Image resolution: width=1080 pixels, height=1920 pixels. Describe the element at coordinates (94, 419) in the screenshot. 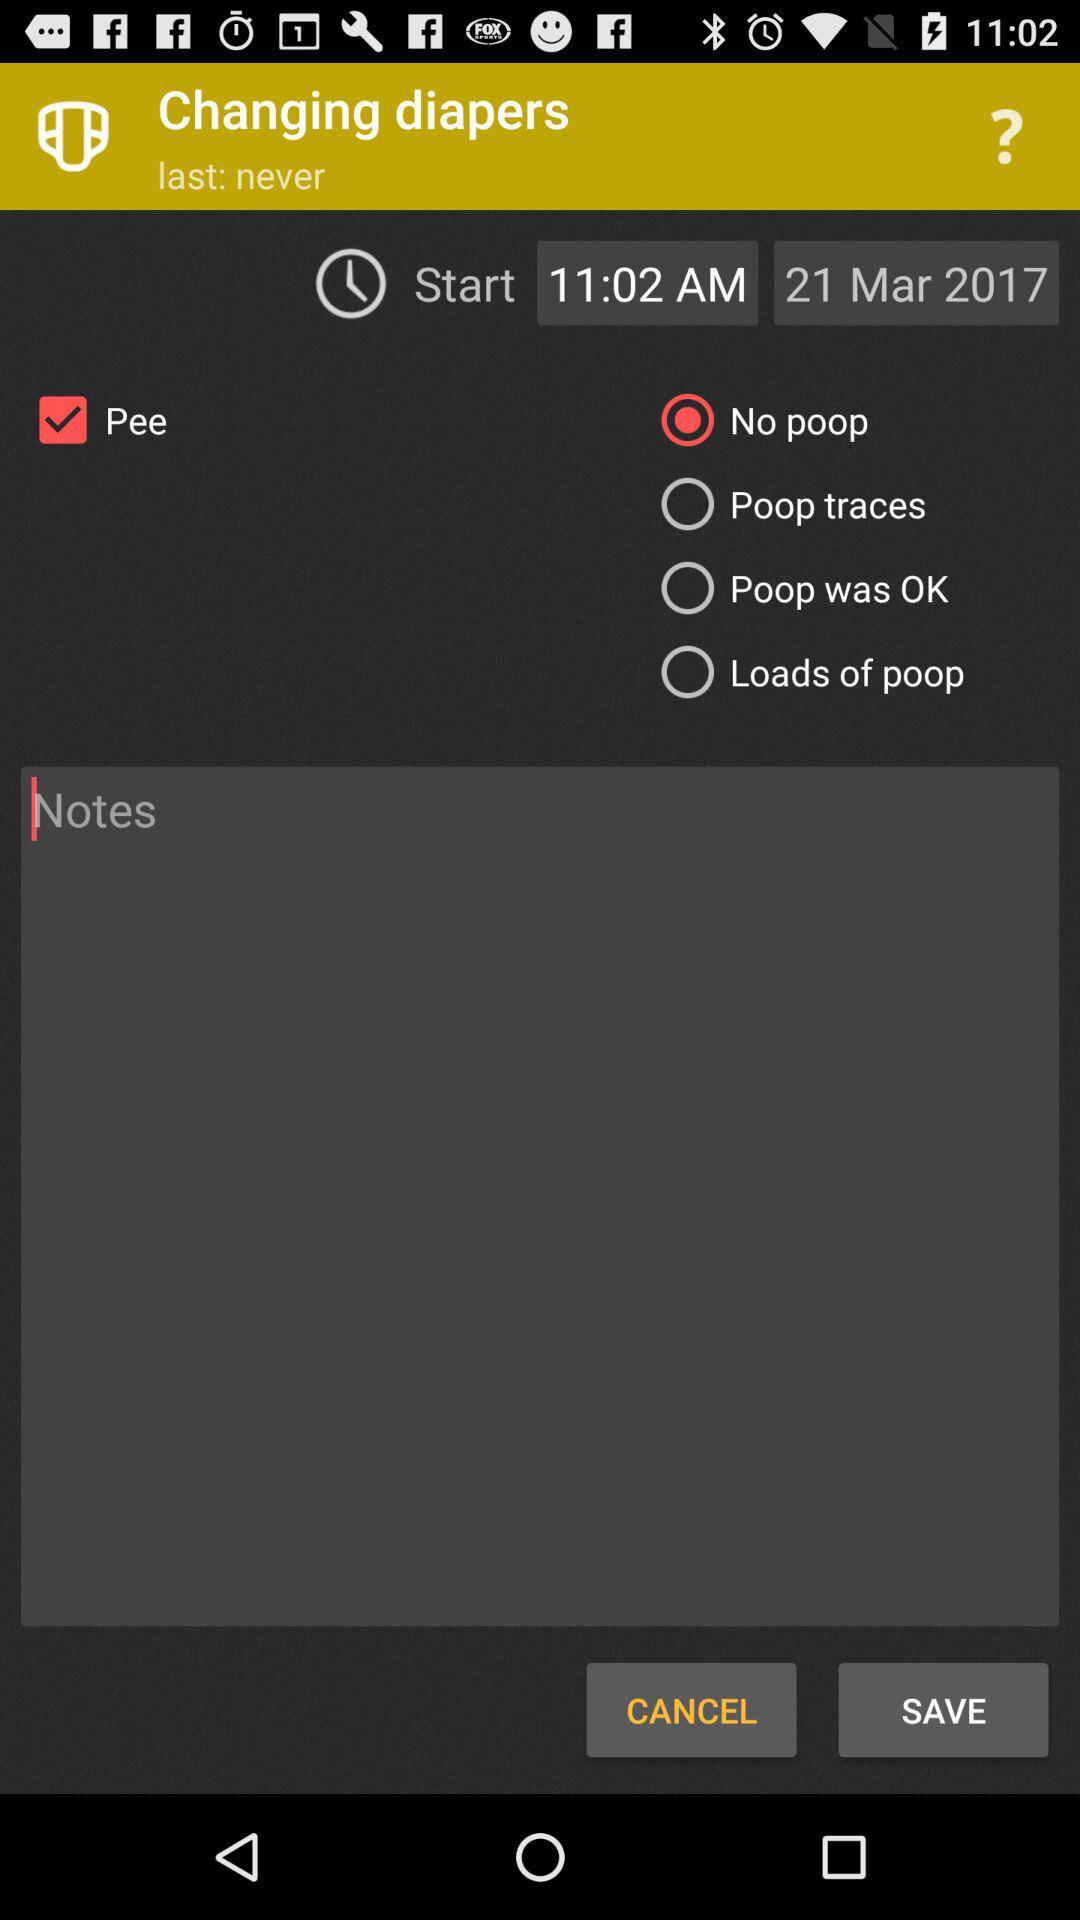

I see `icon next to the no poop icon` at that location.